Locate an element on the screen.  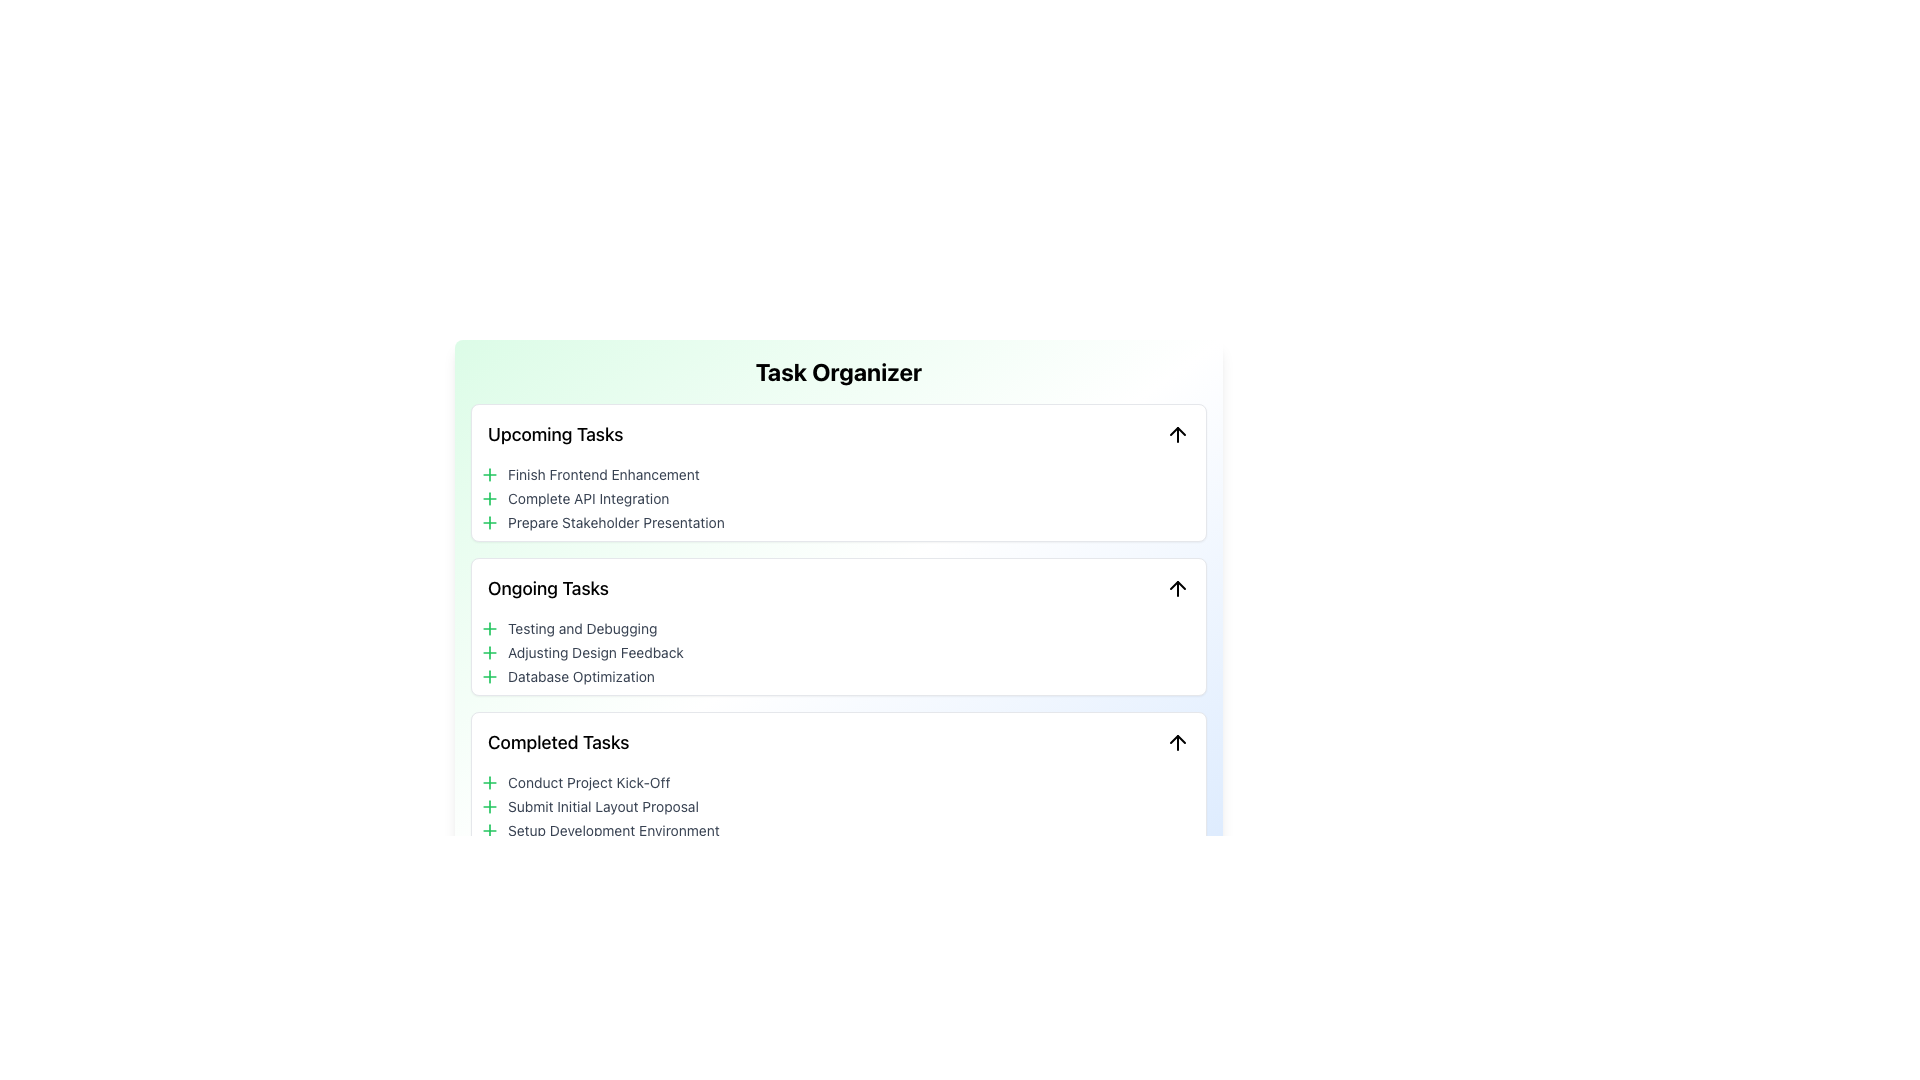
the green plus icon at the start of the text 'Finish Frontend Enhancement' in the 'Upcoming Tasks' section to trigger a tooltip is located at coordinates (489, 474).